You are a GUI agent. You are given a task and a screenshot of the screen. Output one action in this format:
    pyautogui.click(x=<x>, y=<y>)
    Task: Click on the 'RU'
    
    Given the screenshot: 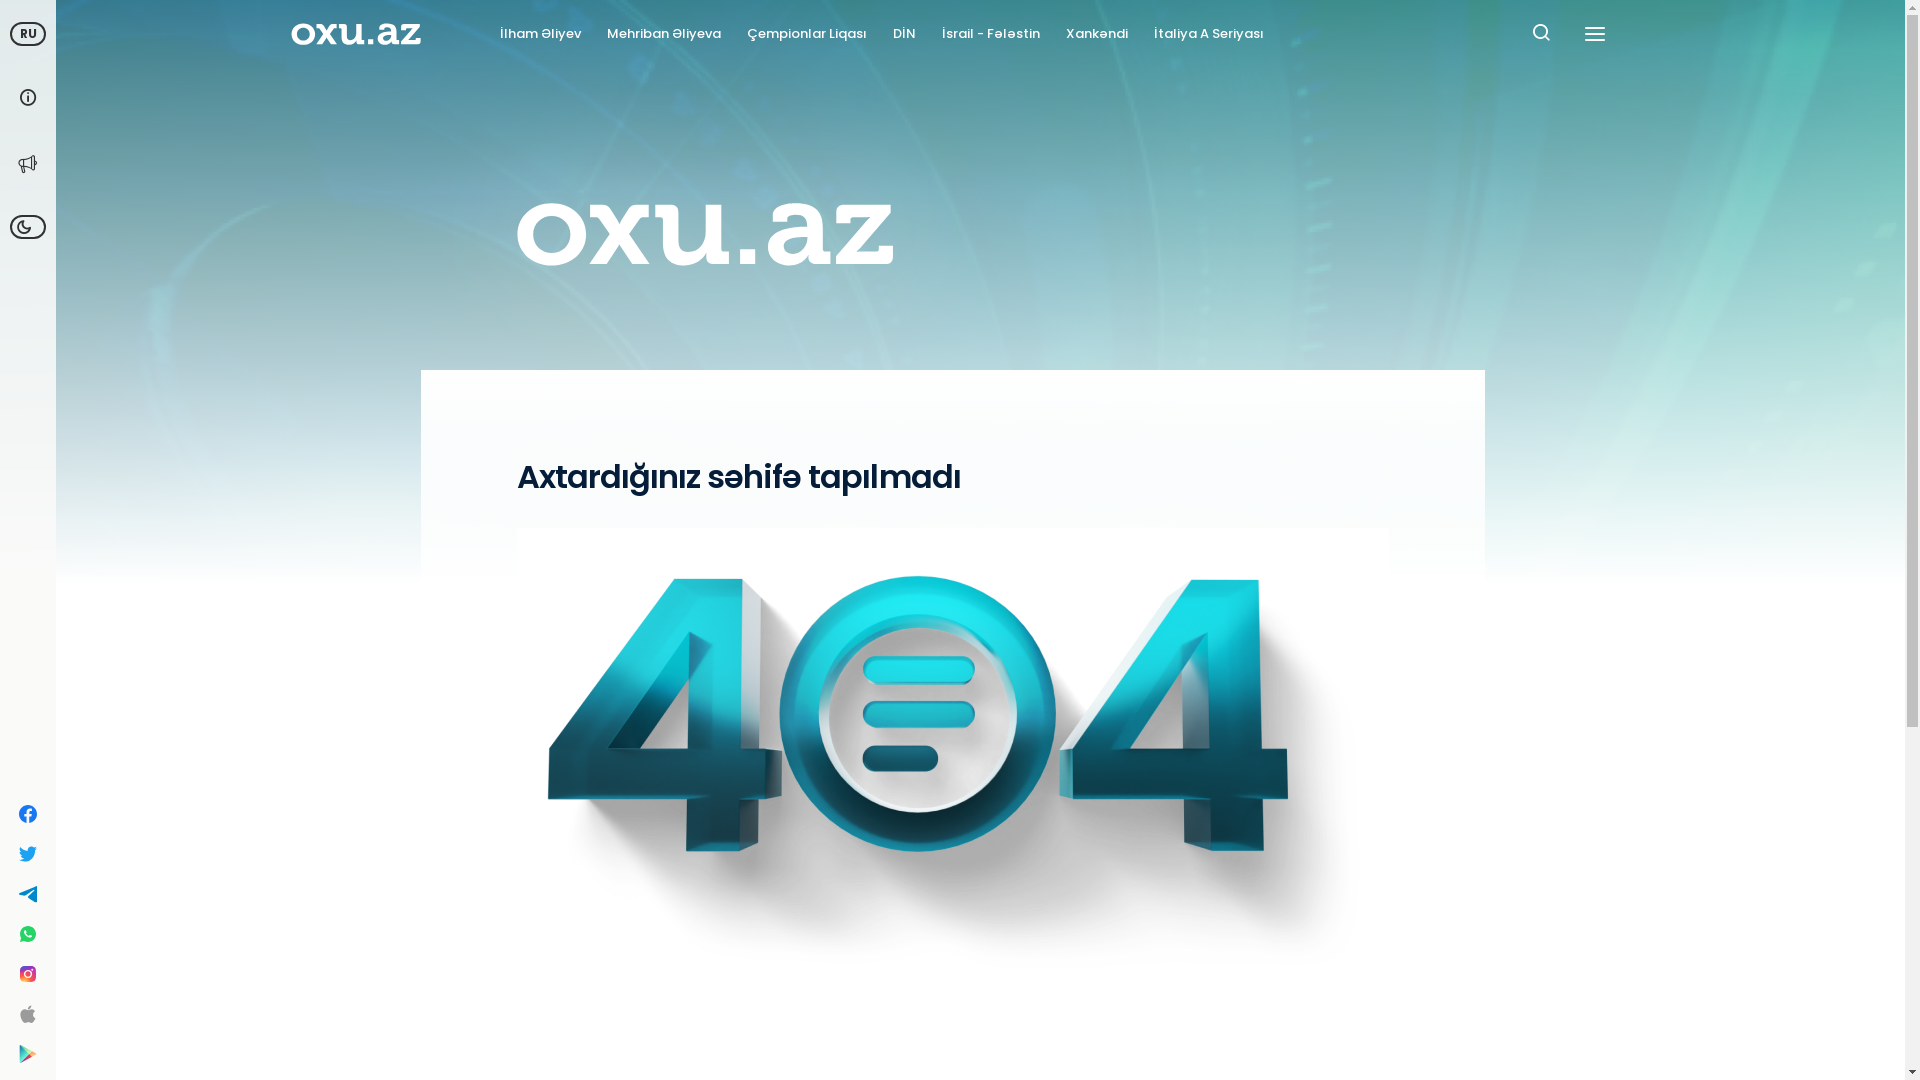 What is the action you would take?
    pyautogui.click(x=9, y=34)
    